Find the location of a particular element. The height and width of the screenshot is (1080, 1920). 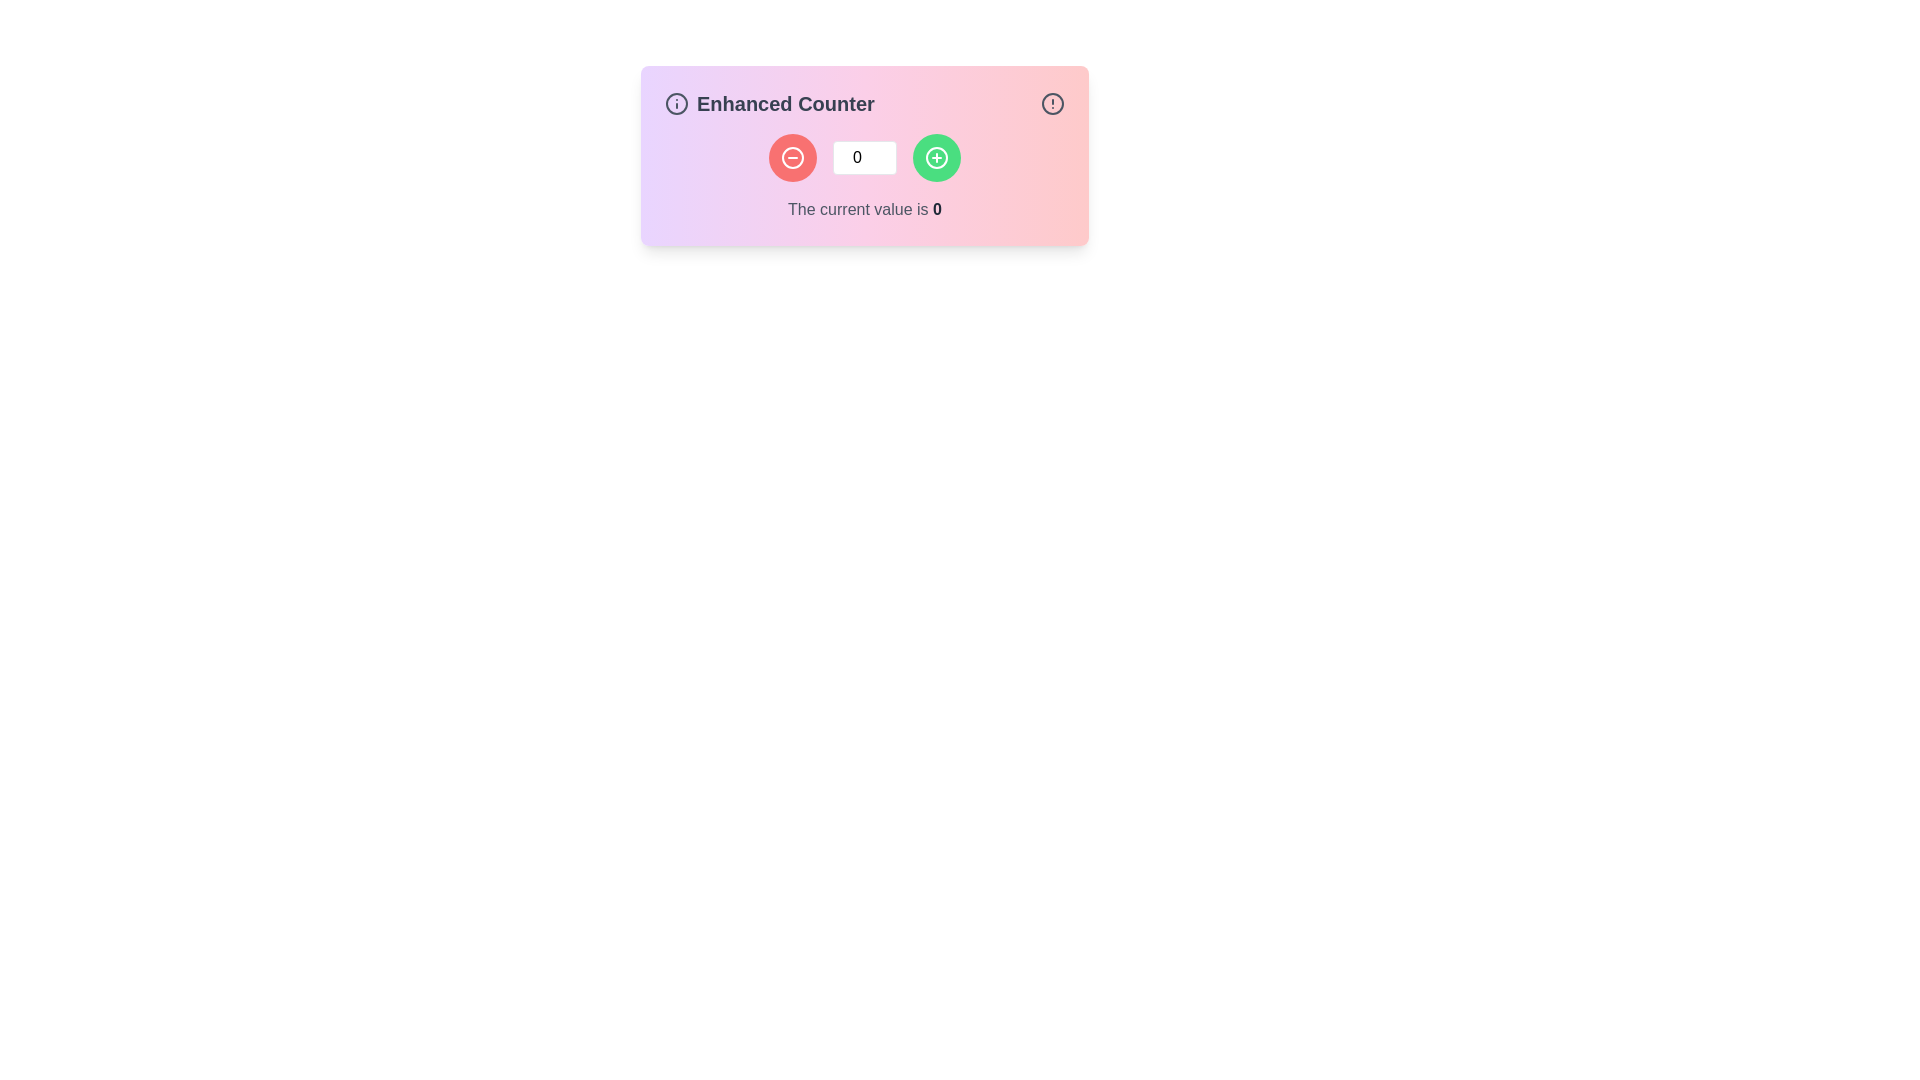

the icon located to the left of the 'Enhanced Counter' text is located at coordinates (676, 104).